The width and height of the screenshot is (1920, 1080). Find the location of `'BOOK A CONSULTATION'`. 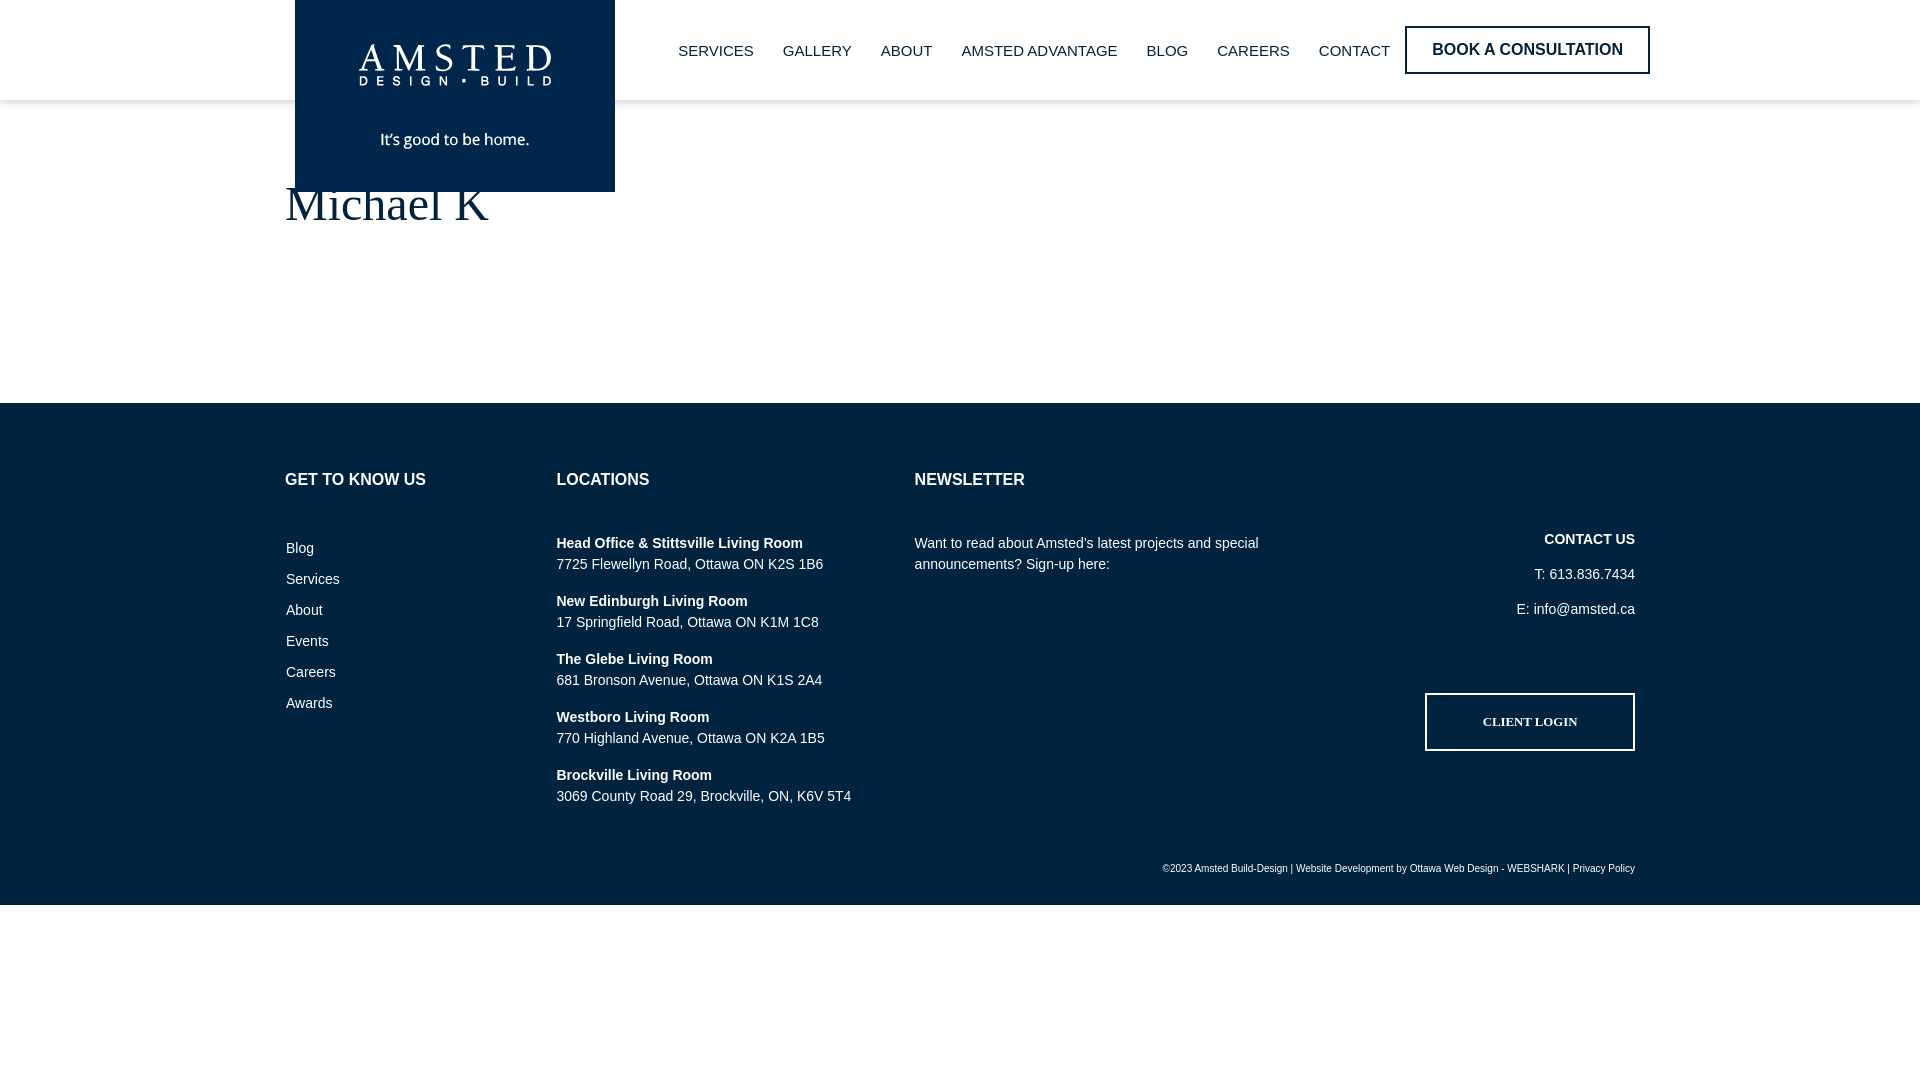

'BOOK A CONSULTATION' is located at coordinates (1404, 49).